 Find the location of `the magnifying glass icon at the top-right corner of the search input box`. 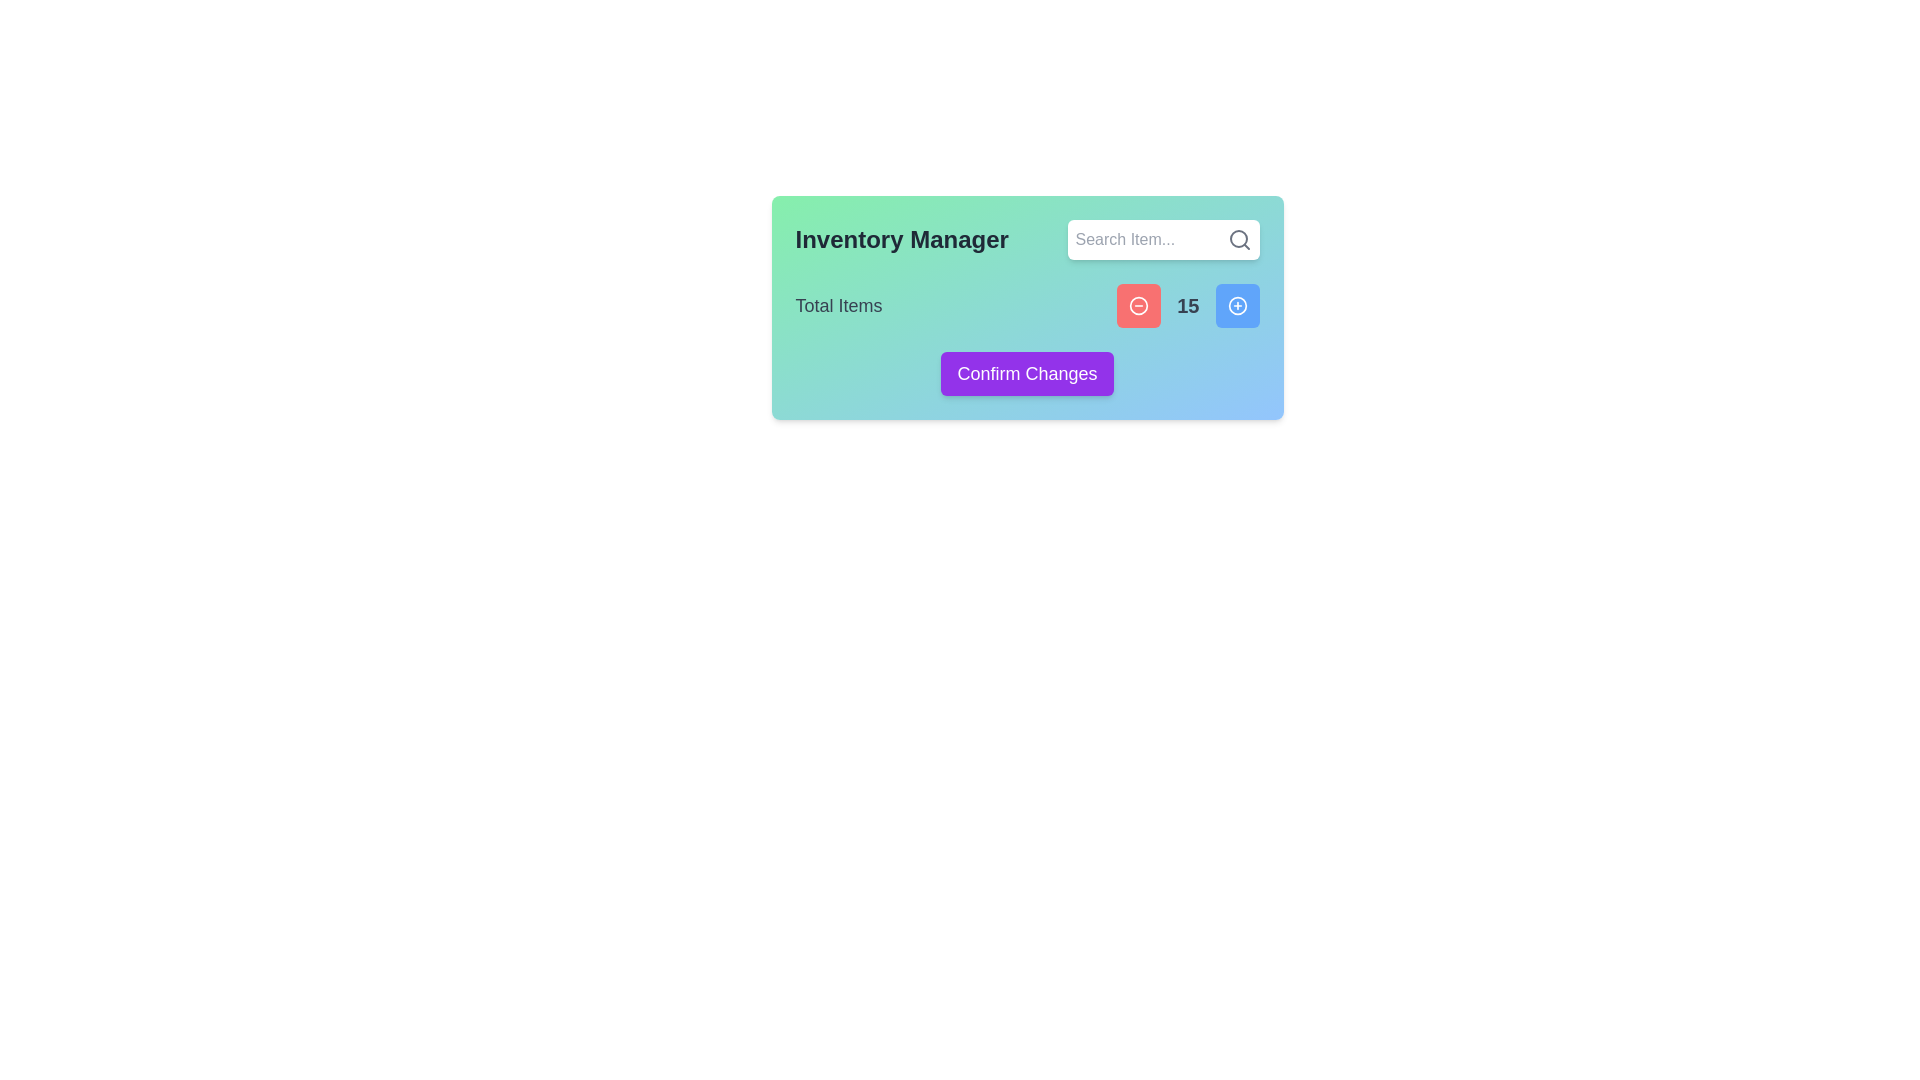

the magnifying glass icon at the top-right corner of the search input box is located at coordinates (1238, 238).